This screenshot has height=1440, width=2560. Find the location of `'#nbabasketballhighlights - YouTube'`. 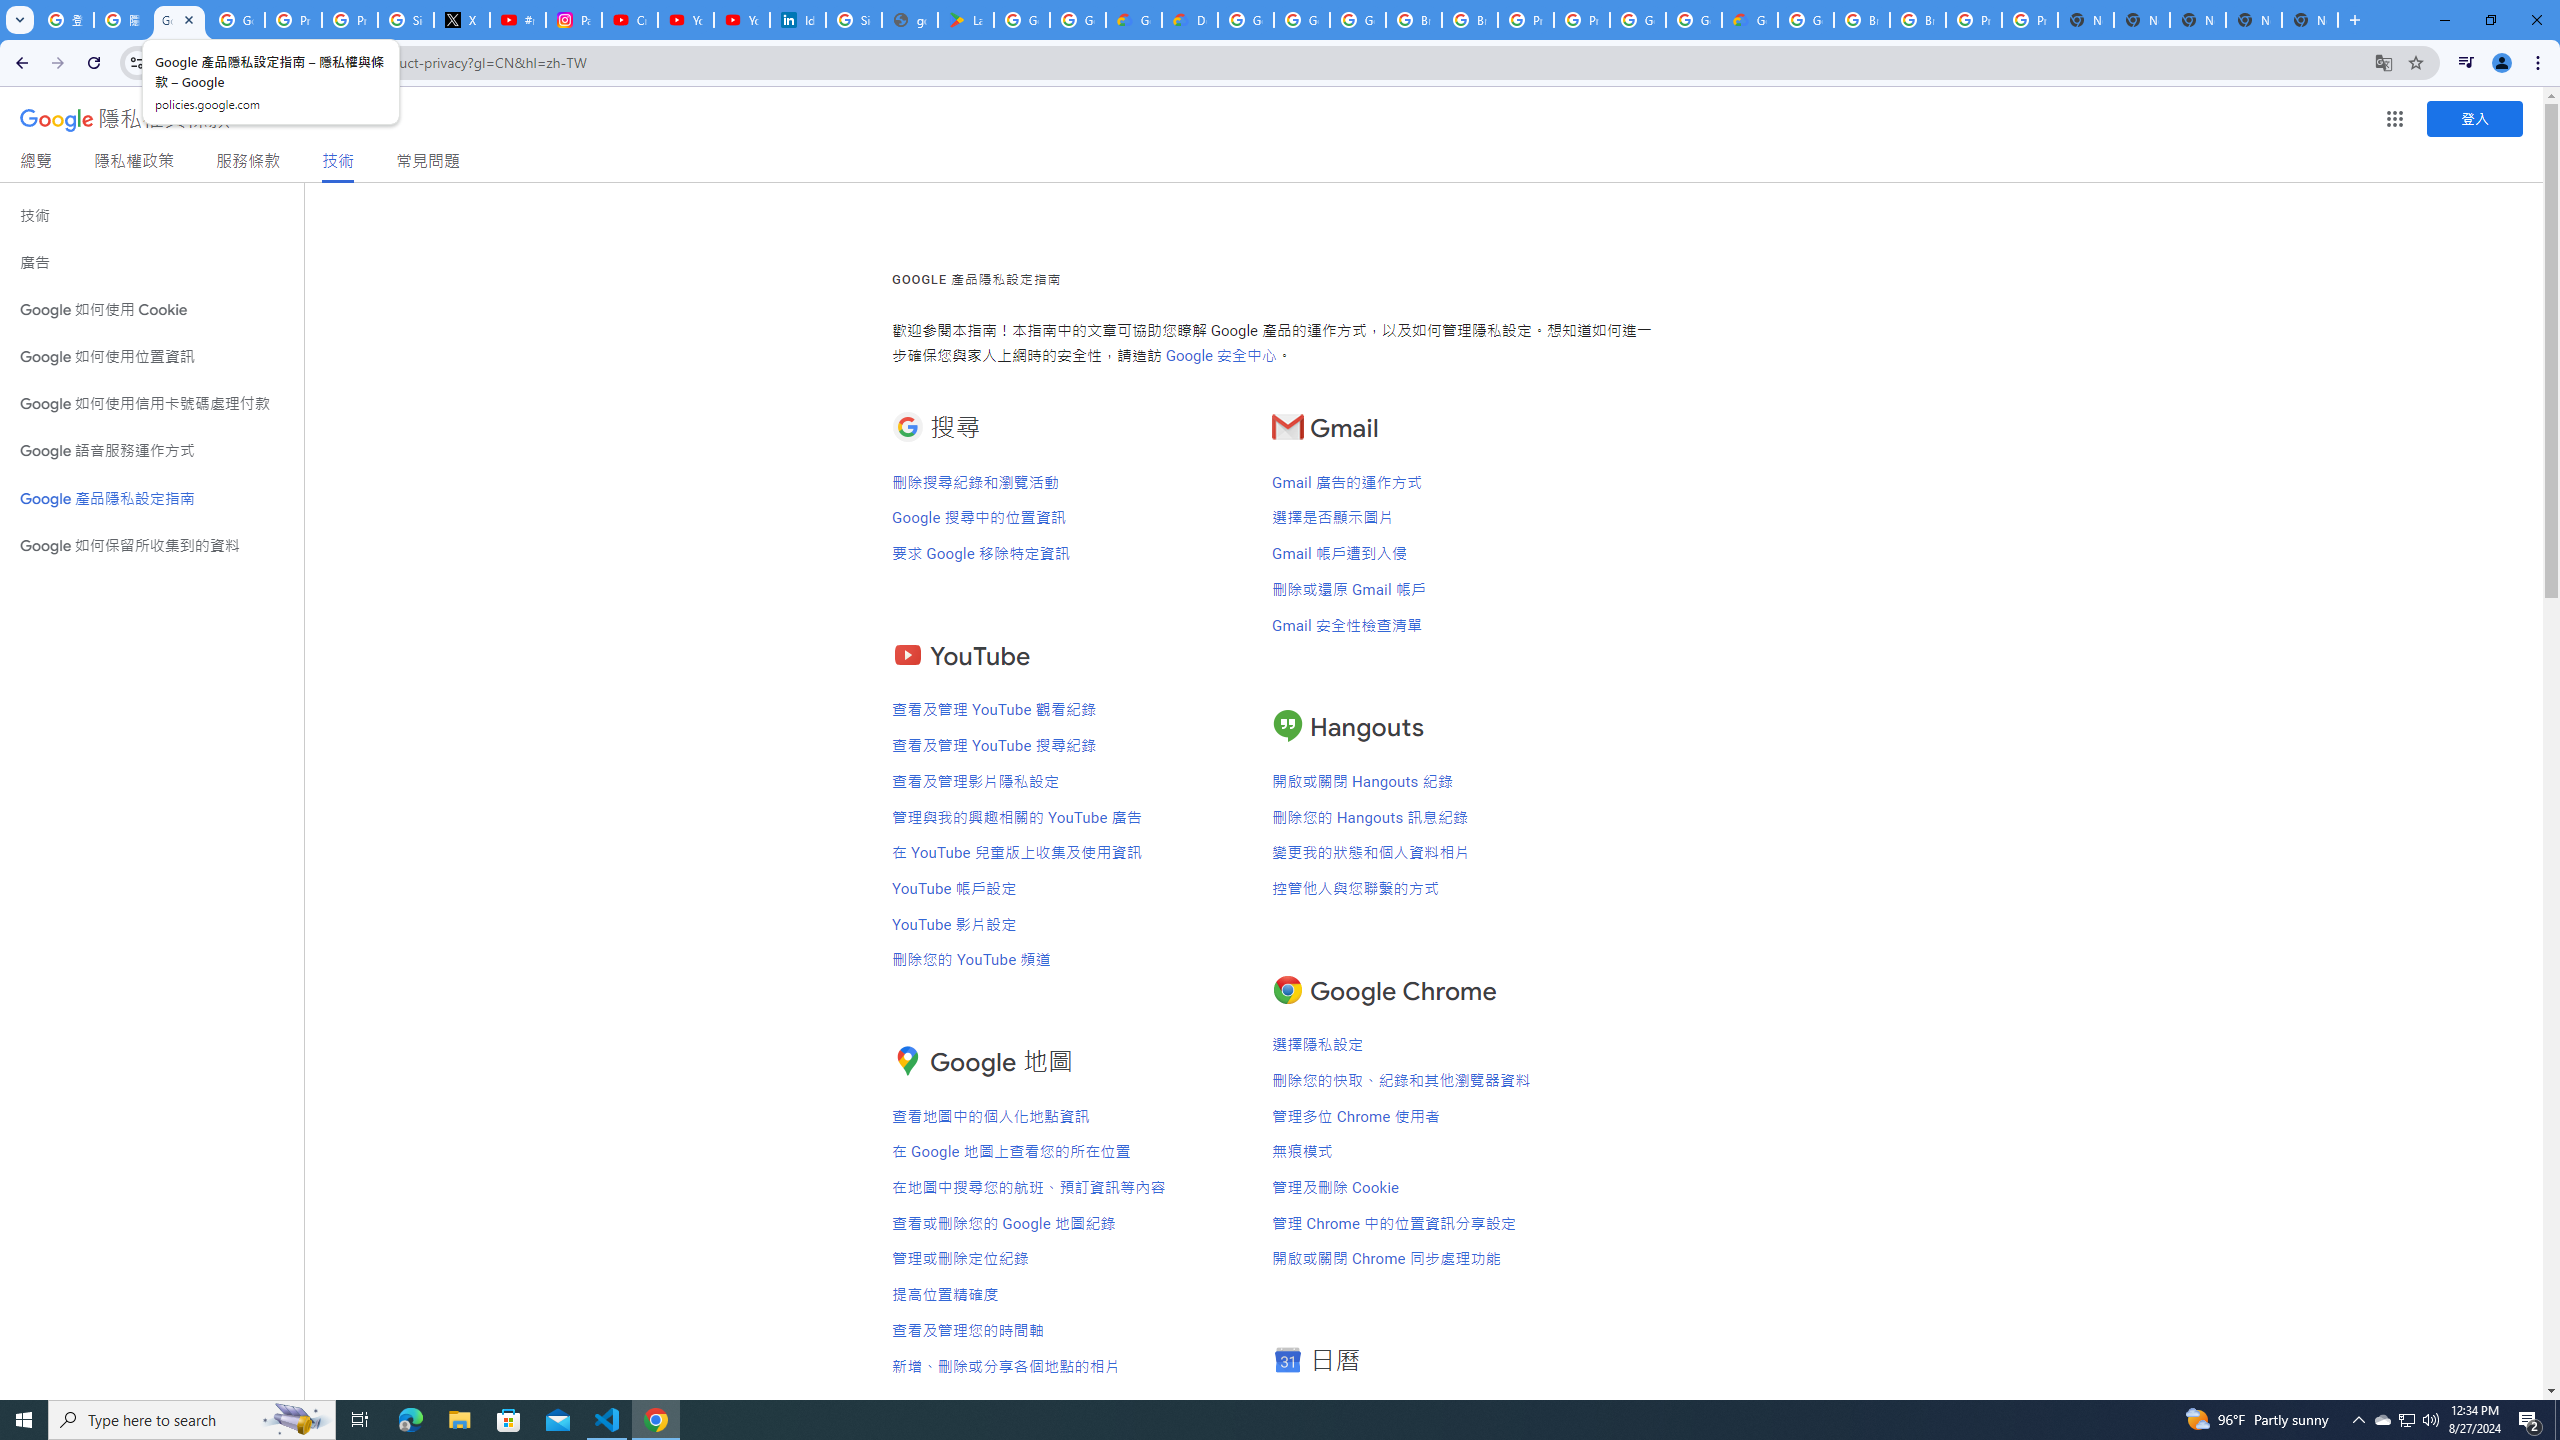

'#nbabasketballhighlights - YouTube' is located at coordinates (517, 19).